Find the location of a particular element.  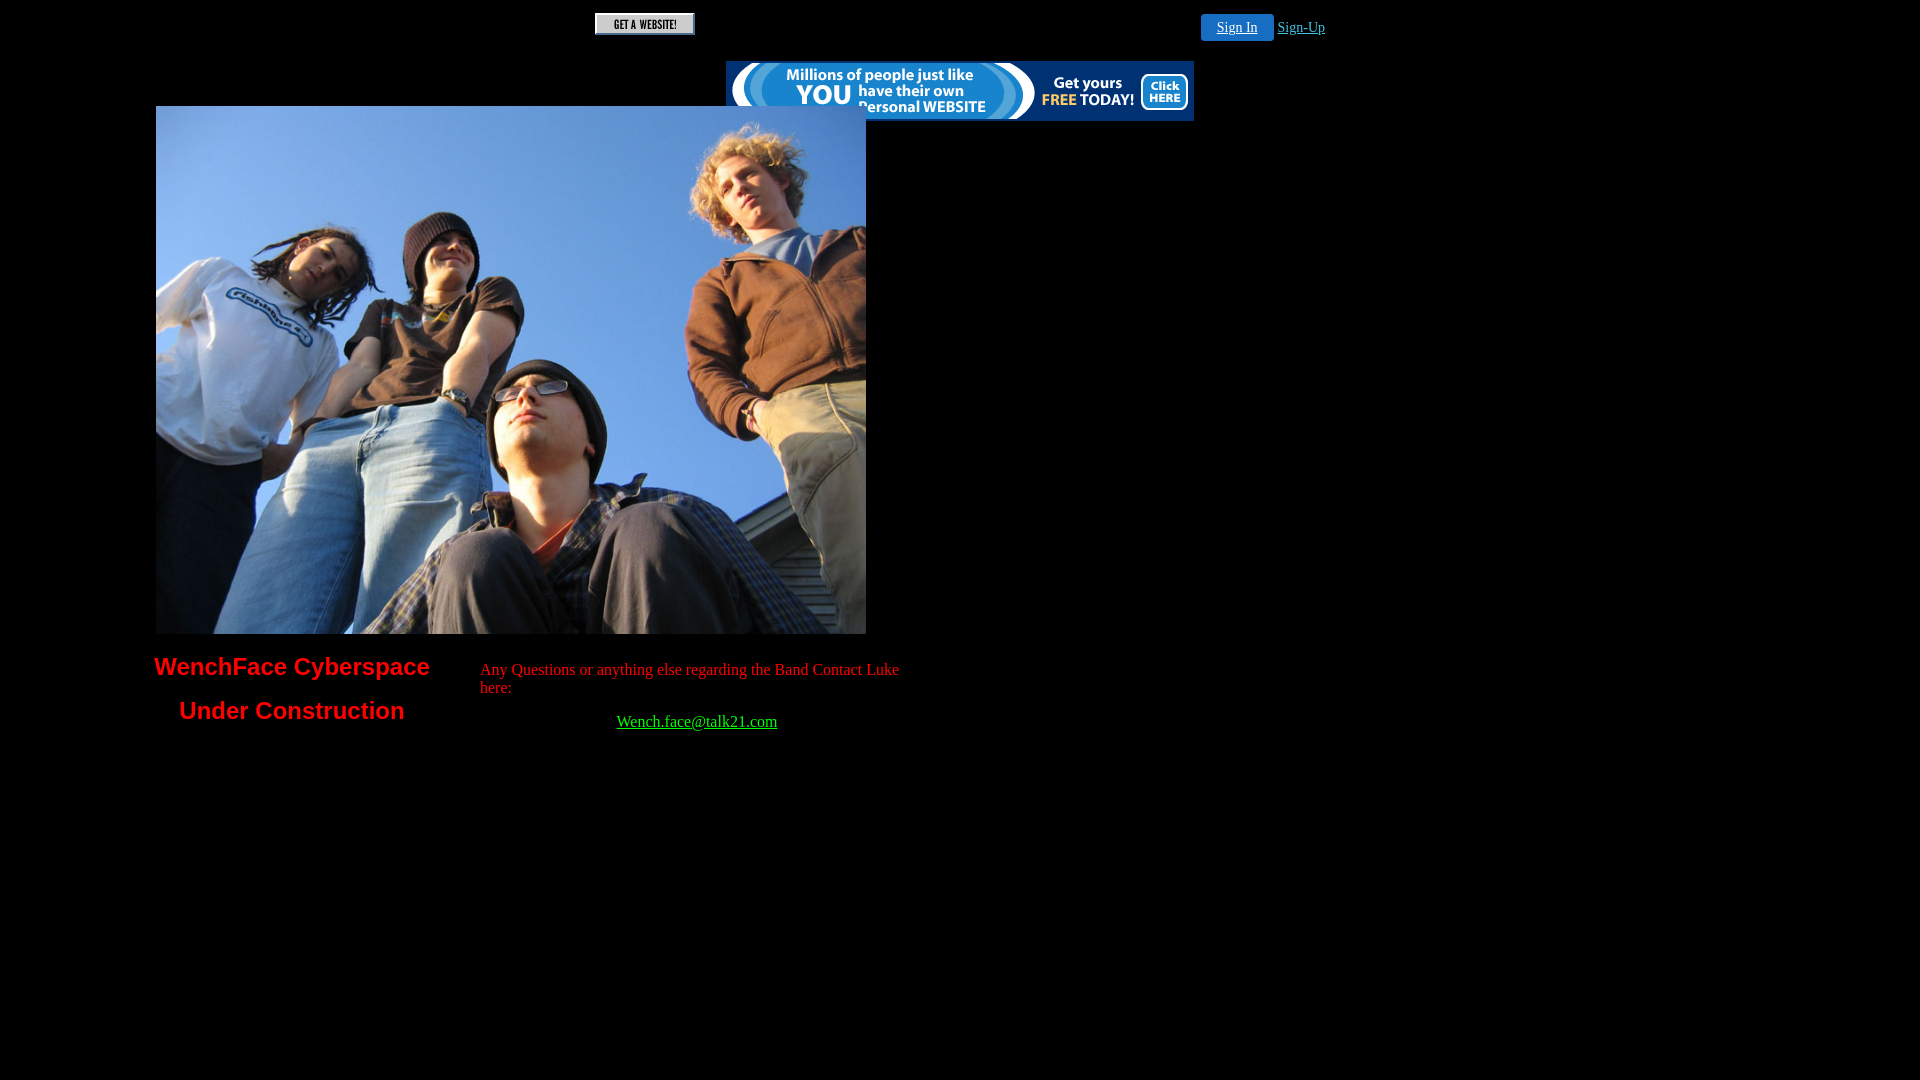

'Wench.face@talk21.com' is located at coordinates (697, 721).